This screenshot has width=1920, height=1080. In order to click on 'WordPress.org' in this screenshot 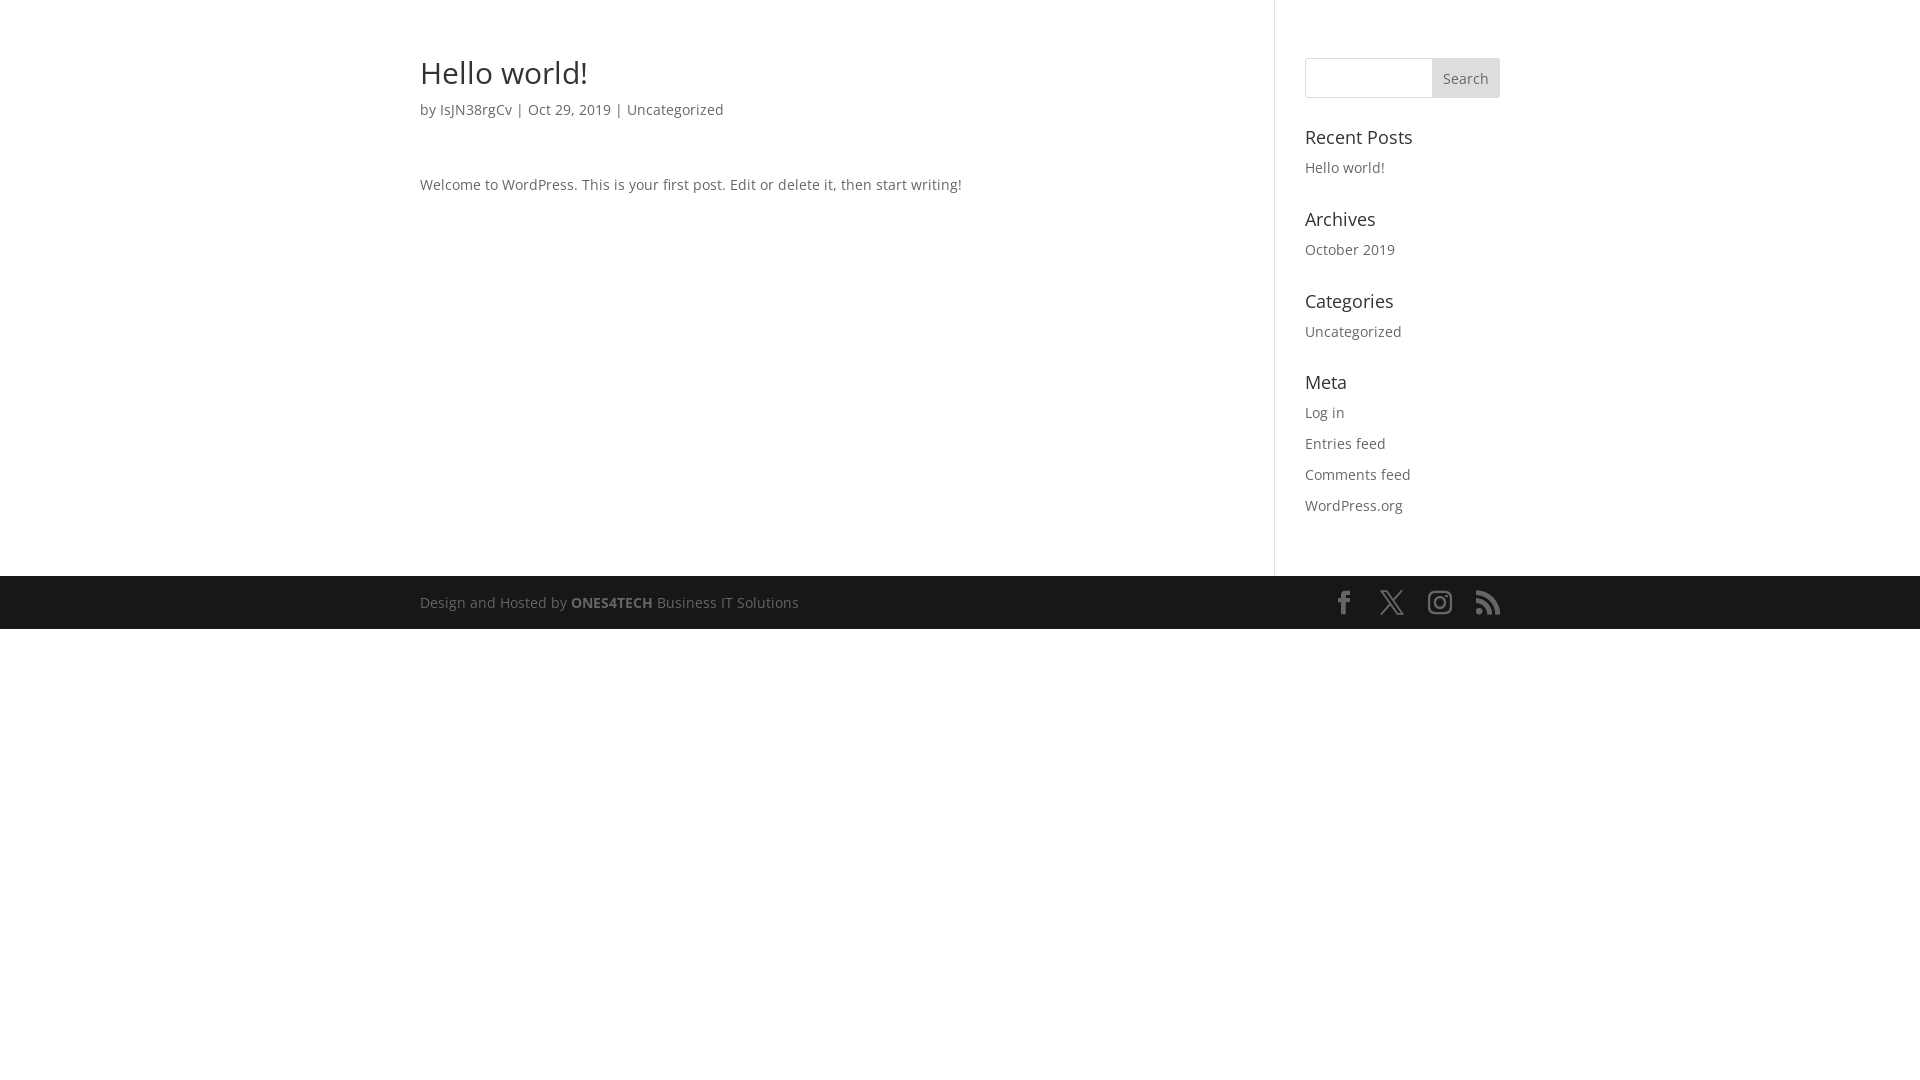, I will do `click(1353, 504)`.